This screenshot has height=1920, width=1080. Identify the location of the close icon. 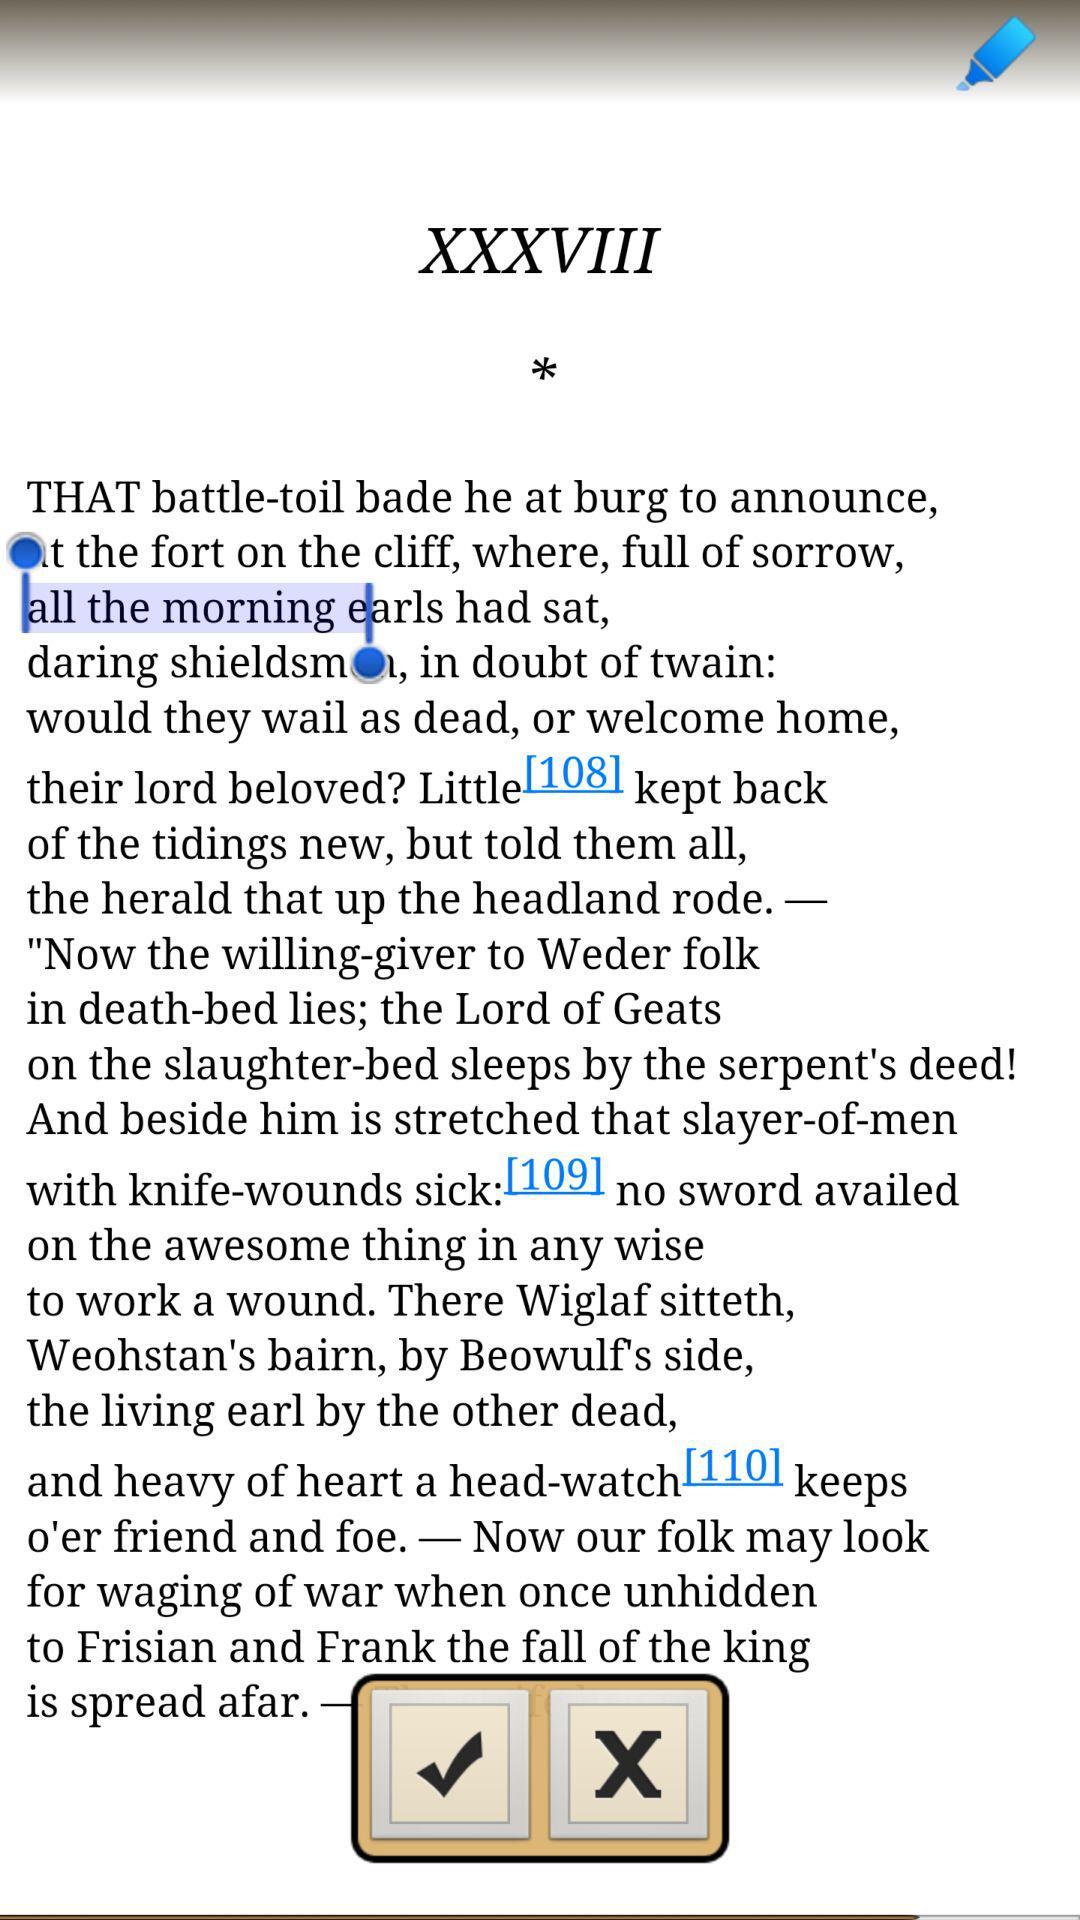
(628, 1770).